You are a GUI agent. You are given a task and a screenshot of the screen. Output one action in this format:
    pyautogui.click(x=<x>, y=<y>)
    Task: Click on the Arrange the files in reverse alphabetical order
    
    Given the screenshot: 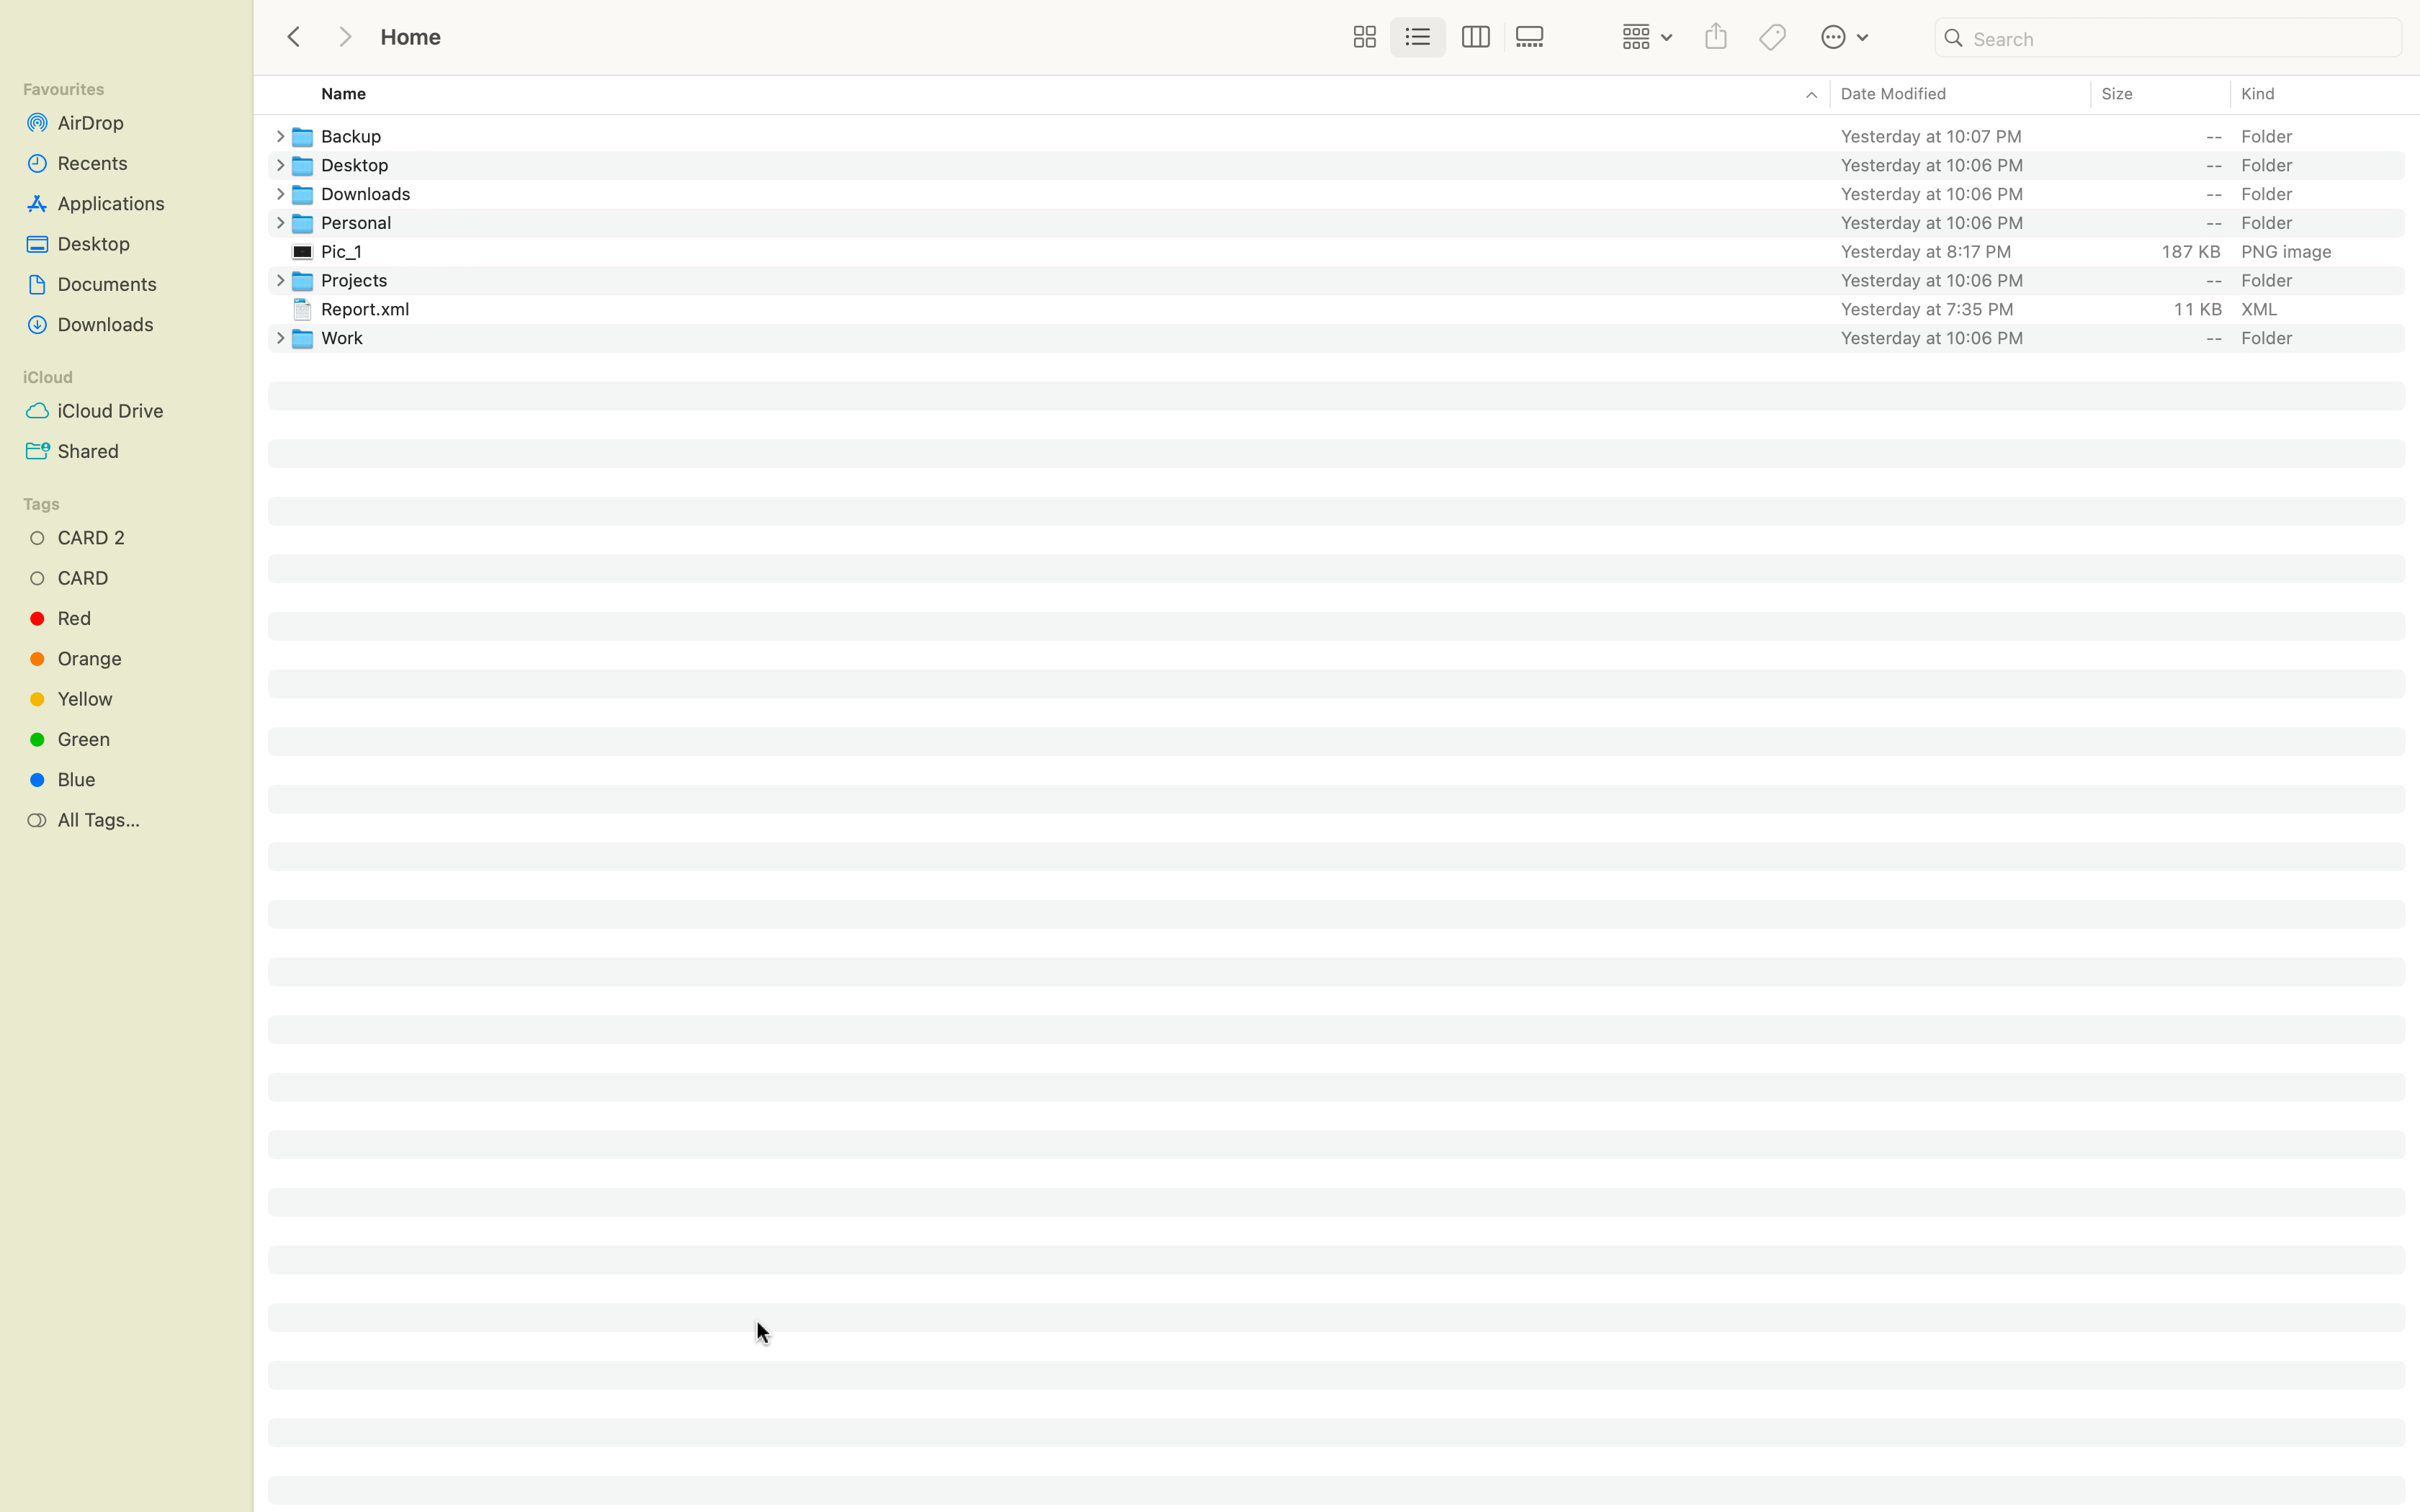 What is the action you would take?
    pyautogui.click(x=1041, y=95)
    